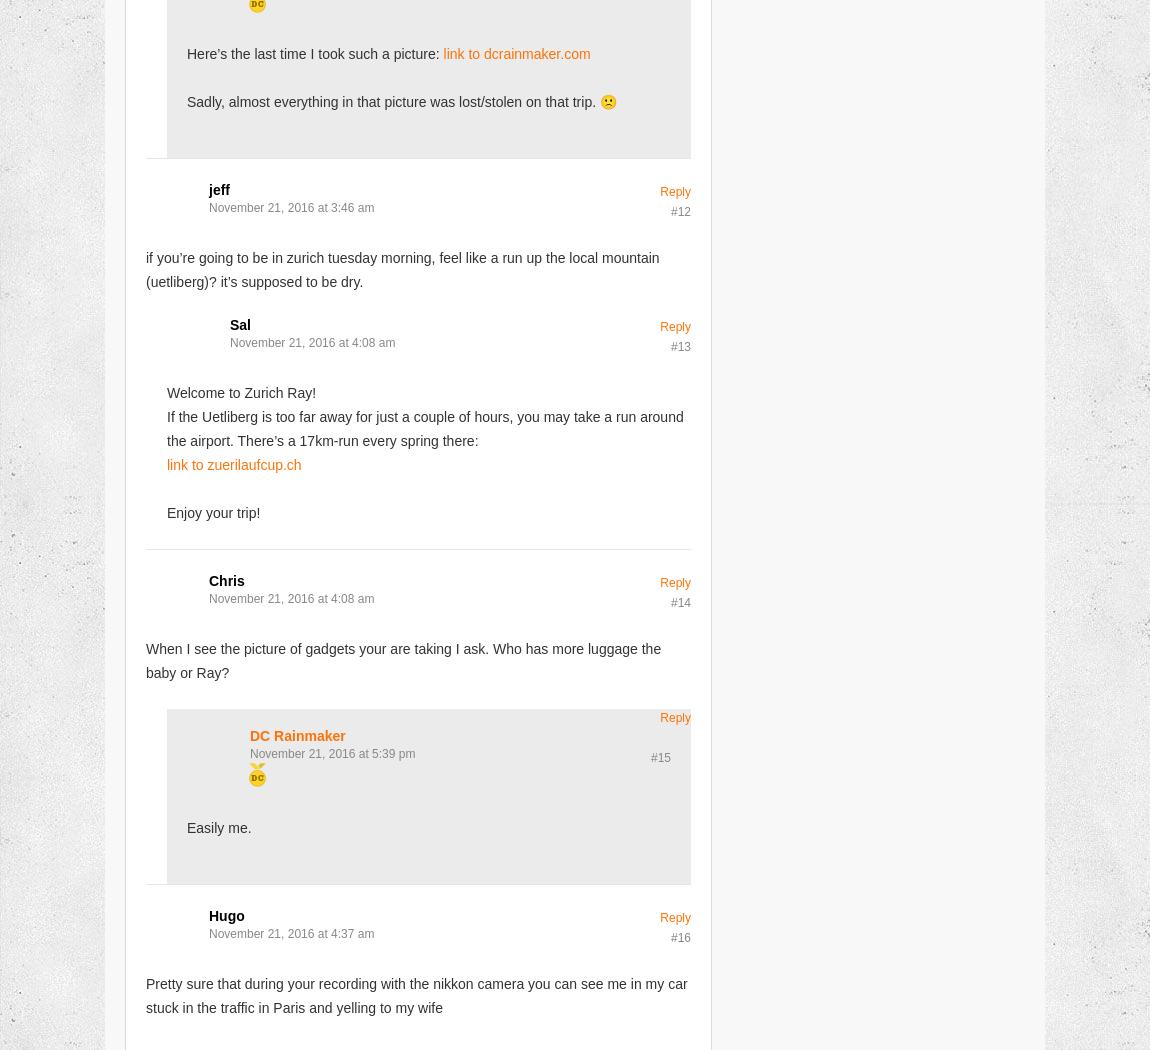 Image resolution: width=1150 pixels, height=1050 pixels. I want to click on 'Pretty sure that during your recording with the nikkon camera you can see me in my car stuck in the traffic in Paris and yelling to my wife', so click(416, 994).